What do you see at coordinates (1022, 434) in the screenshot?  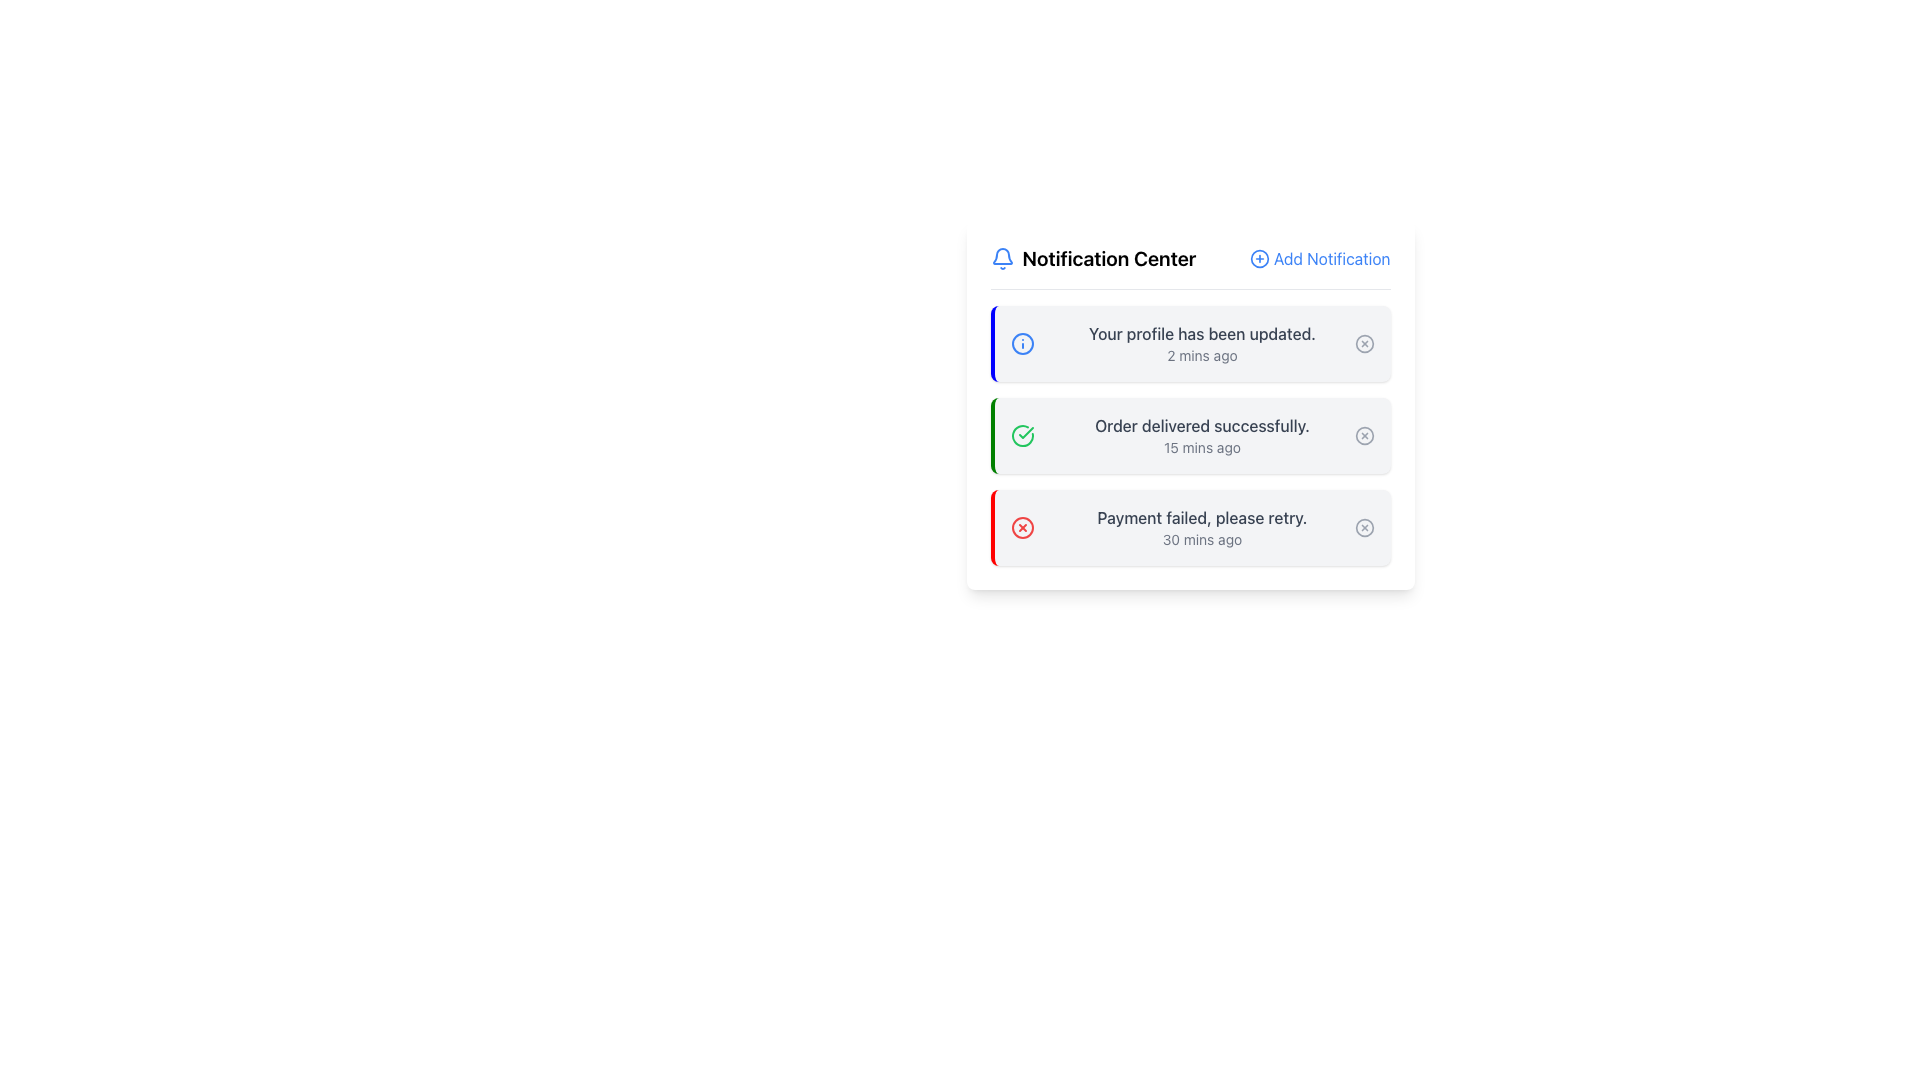 I see `the leftmost icon in the notification entry for 'Order delivered successfully.'` at bounding box center [1022, 434].